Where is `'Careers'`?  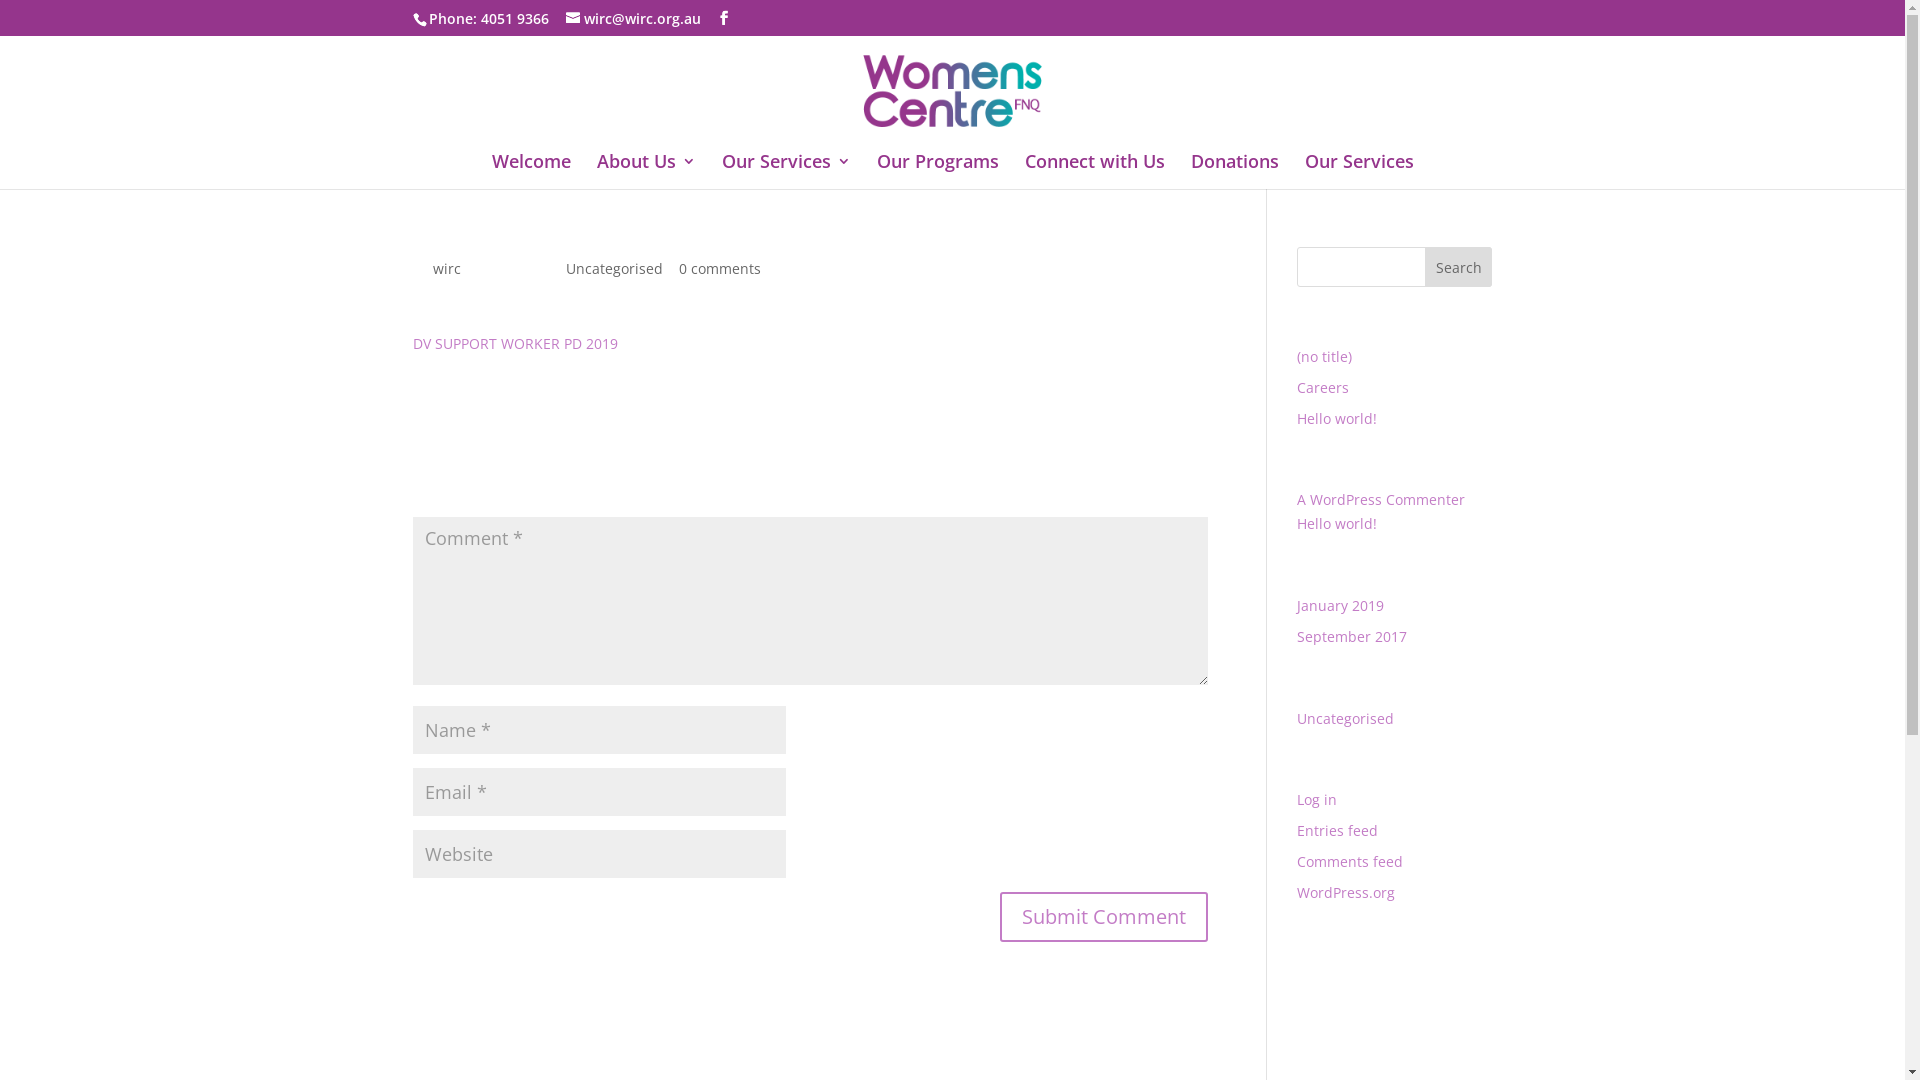 'Careers' is located at coordinates (1323, 387).